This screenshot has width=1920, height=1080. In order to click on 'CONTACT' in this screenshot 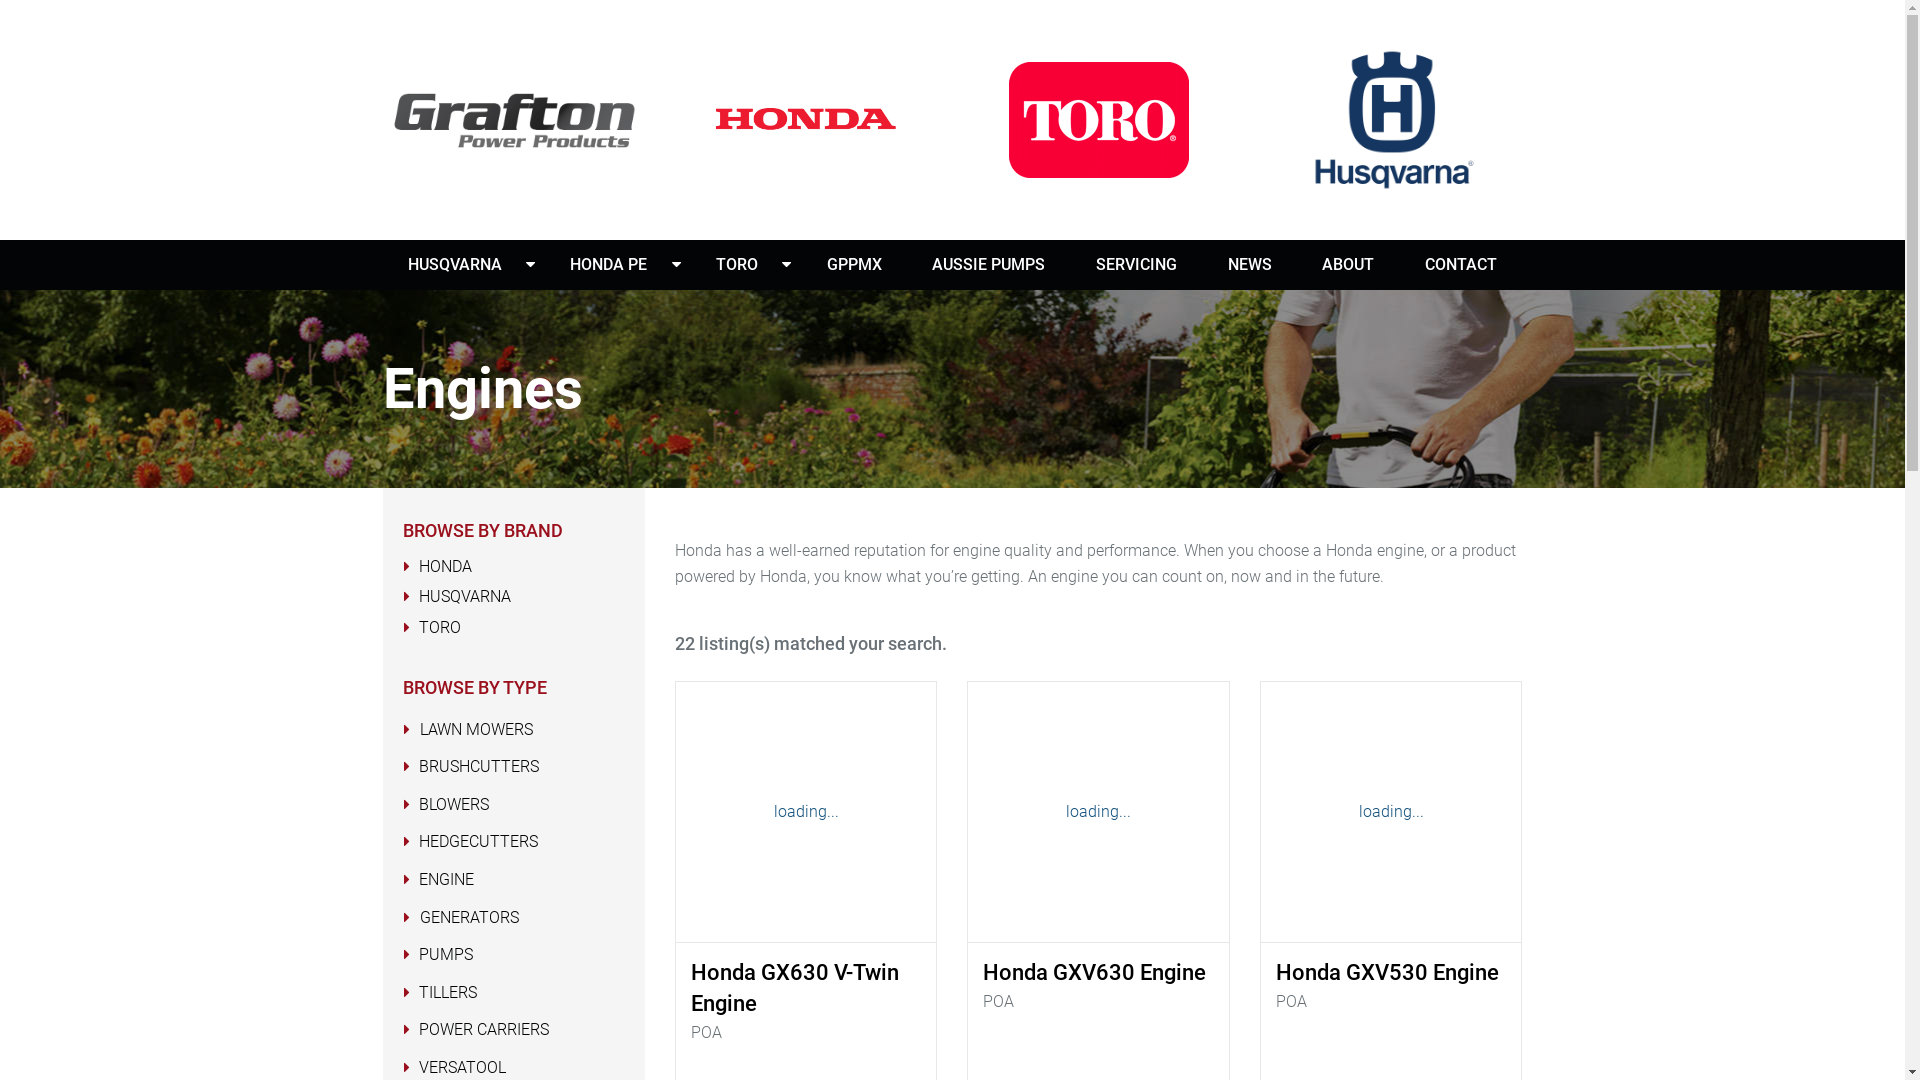, I will do `click(1460, 264)`.